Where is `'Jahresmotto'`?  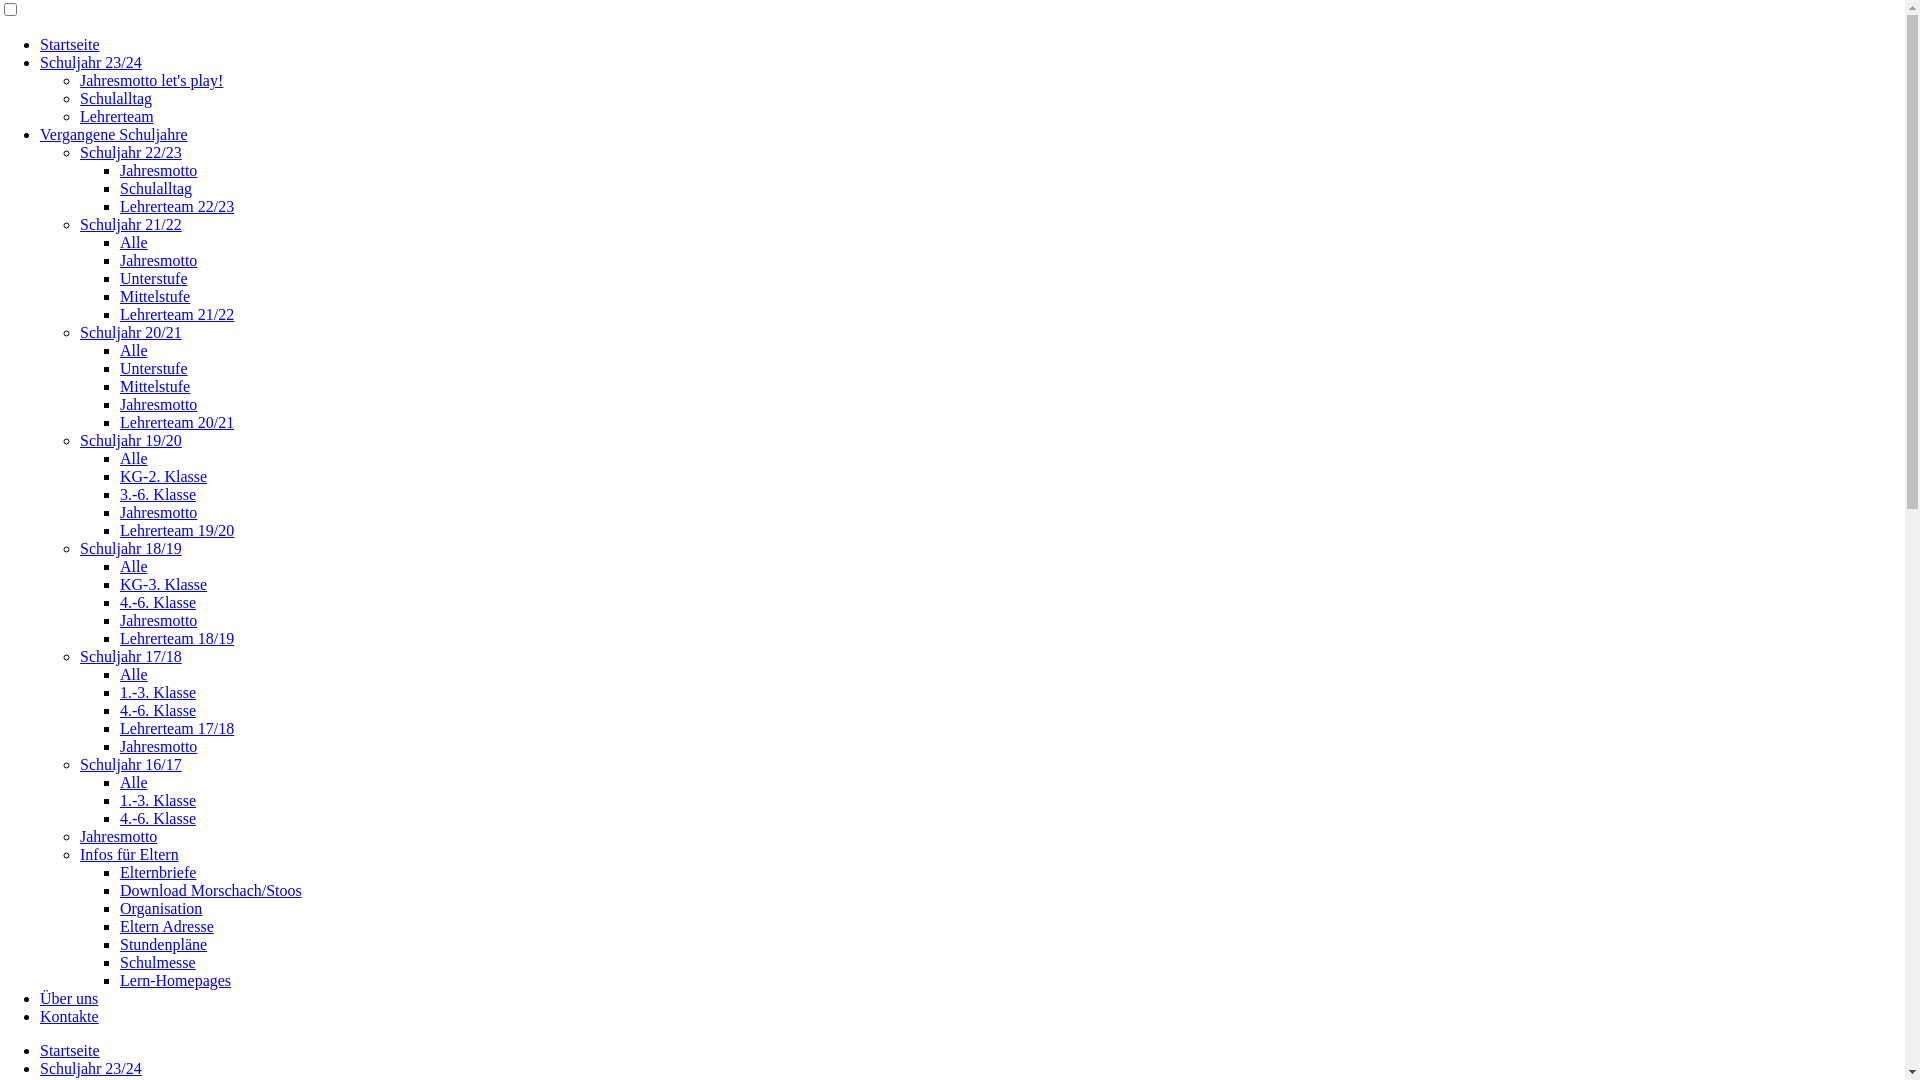 'Jahresmotto' is located at coordinates (117, 836).